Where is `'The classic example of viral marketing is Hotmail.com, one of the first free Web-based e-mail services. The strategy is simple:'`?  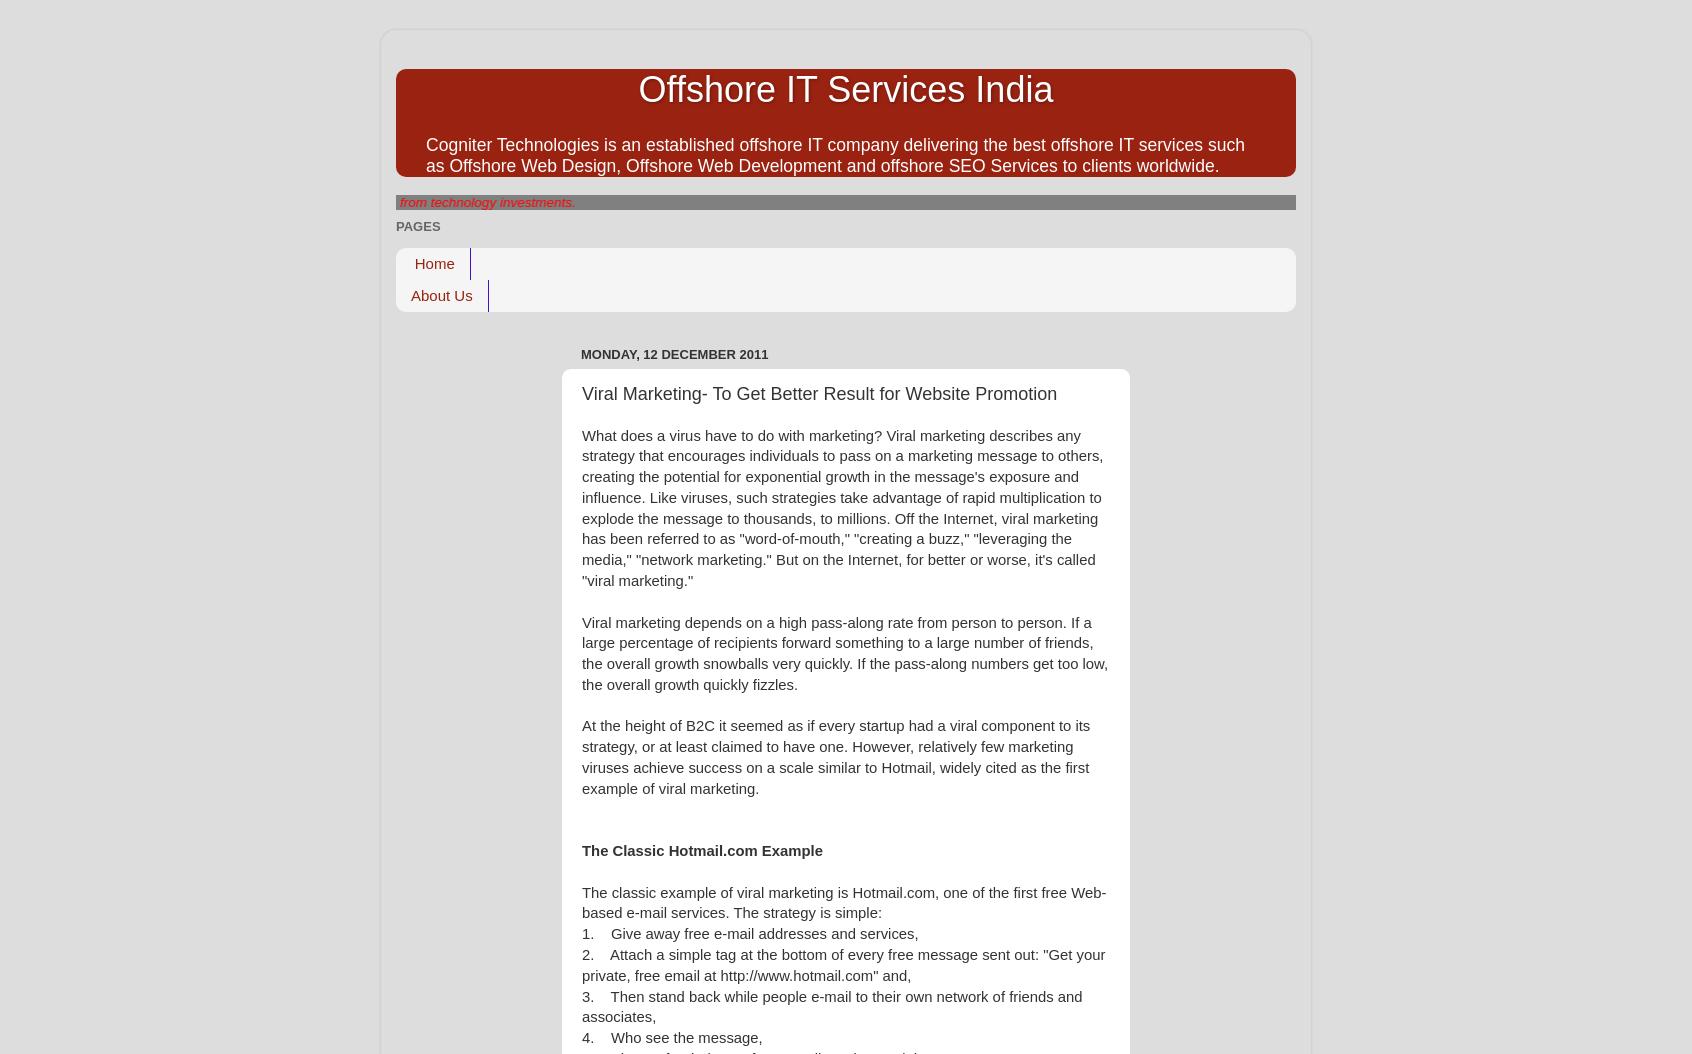 'The classic example of viral marketing is Hotmail.com, one of the first free Web-based e-mail services. The strategy is simple:' is located at coordinates (581, 901).